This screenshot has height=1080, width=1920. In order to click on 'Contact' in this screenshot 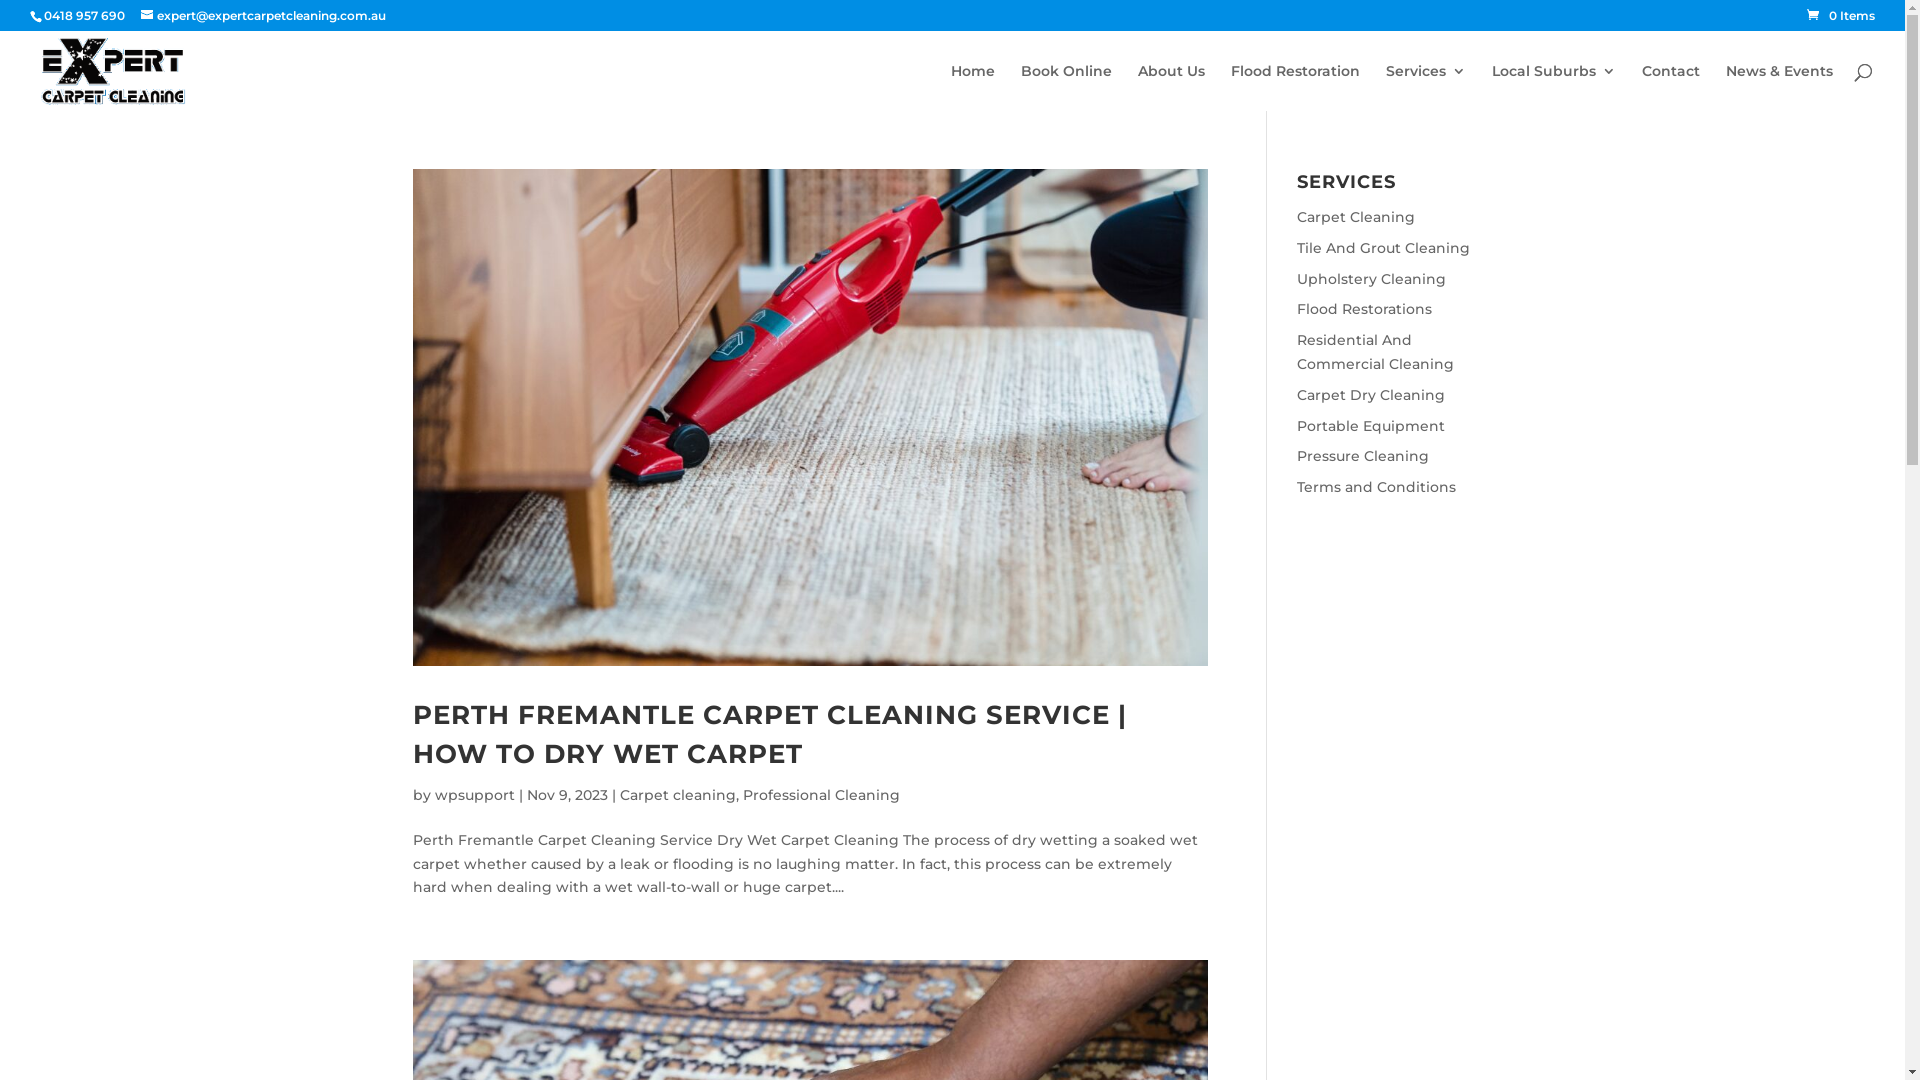, I will do `click(1670, 86)`.